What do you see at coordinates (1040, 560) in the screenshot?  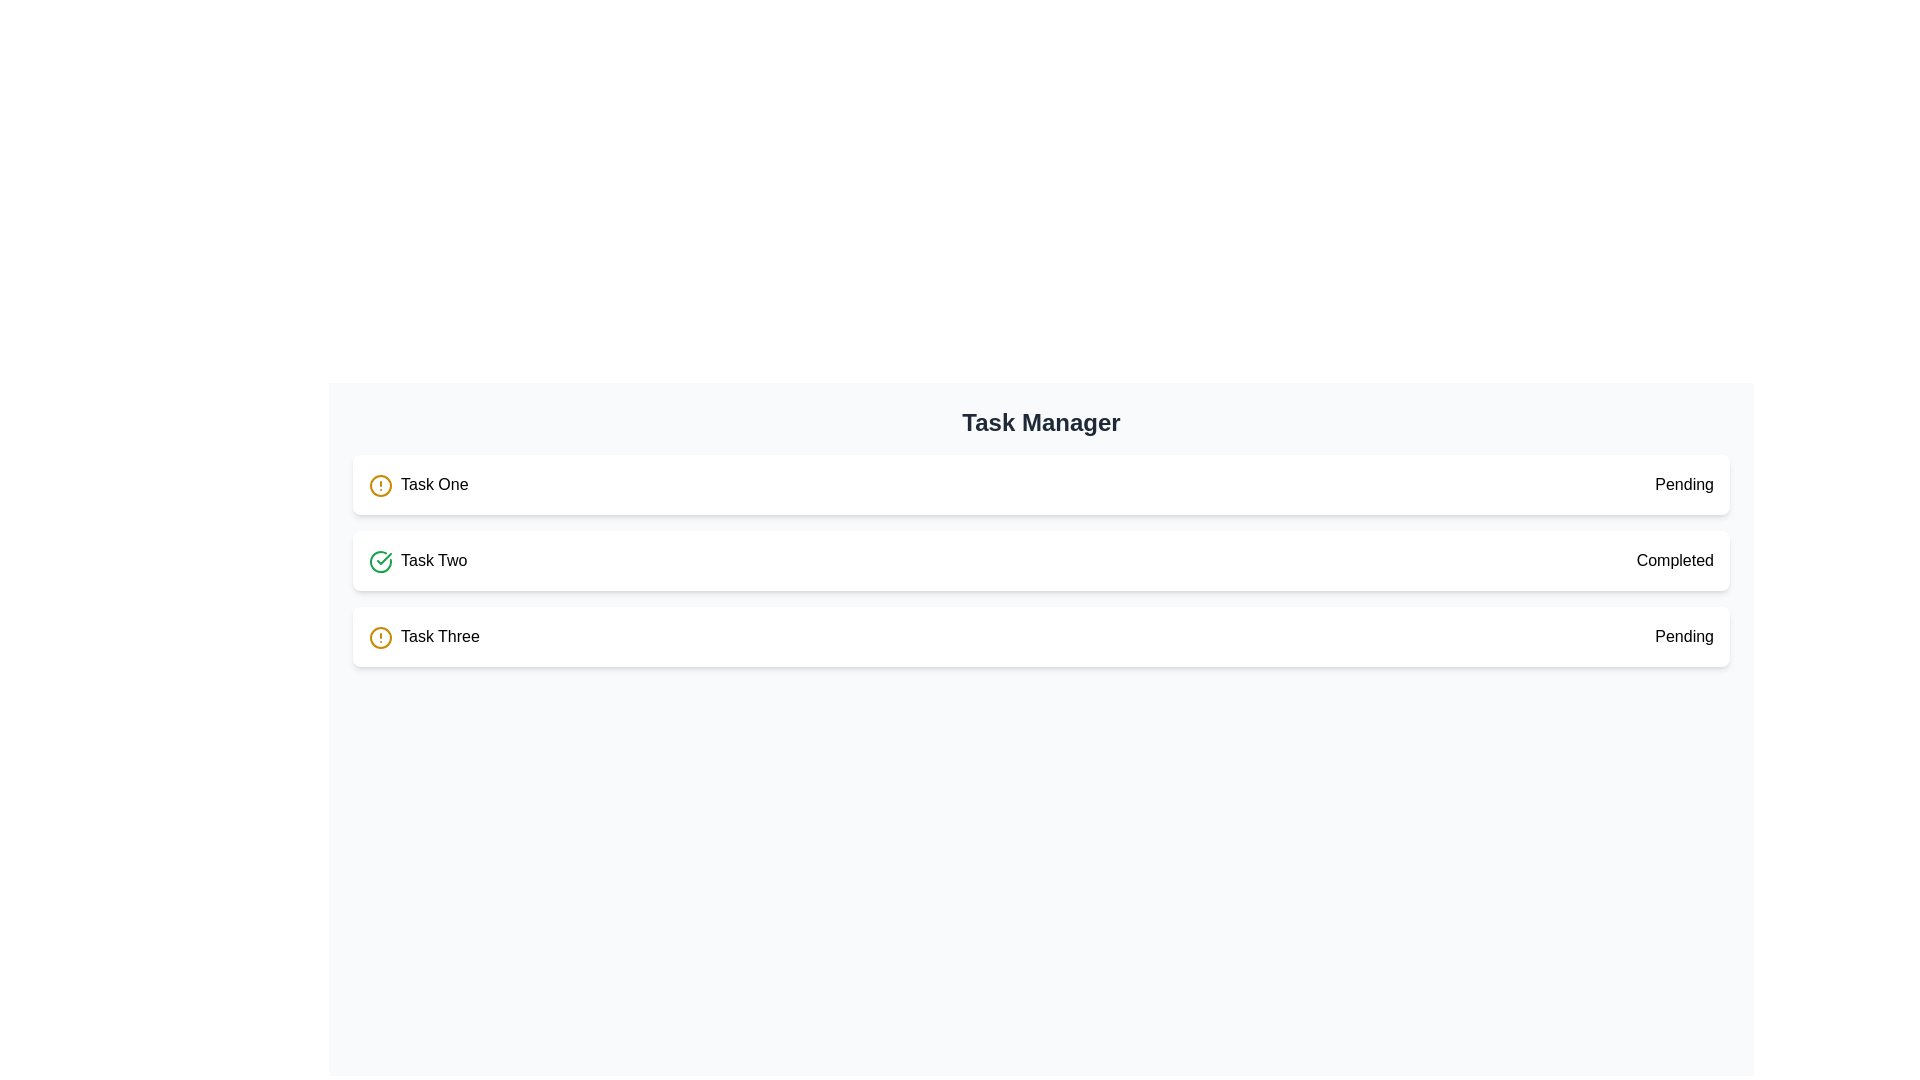 I see `the list item representing 'Task Two', which shows its name and completion status, to initiate potential interactions` at bounding box center [1040, 560].